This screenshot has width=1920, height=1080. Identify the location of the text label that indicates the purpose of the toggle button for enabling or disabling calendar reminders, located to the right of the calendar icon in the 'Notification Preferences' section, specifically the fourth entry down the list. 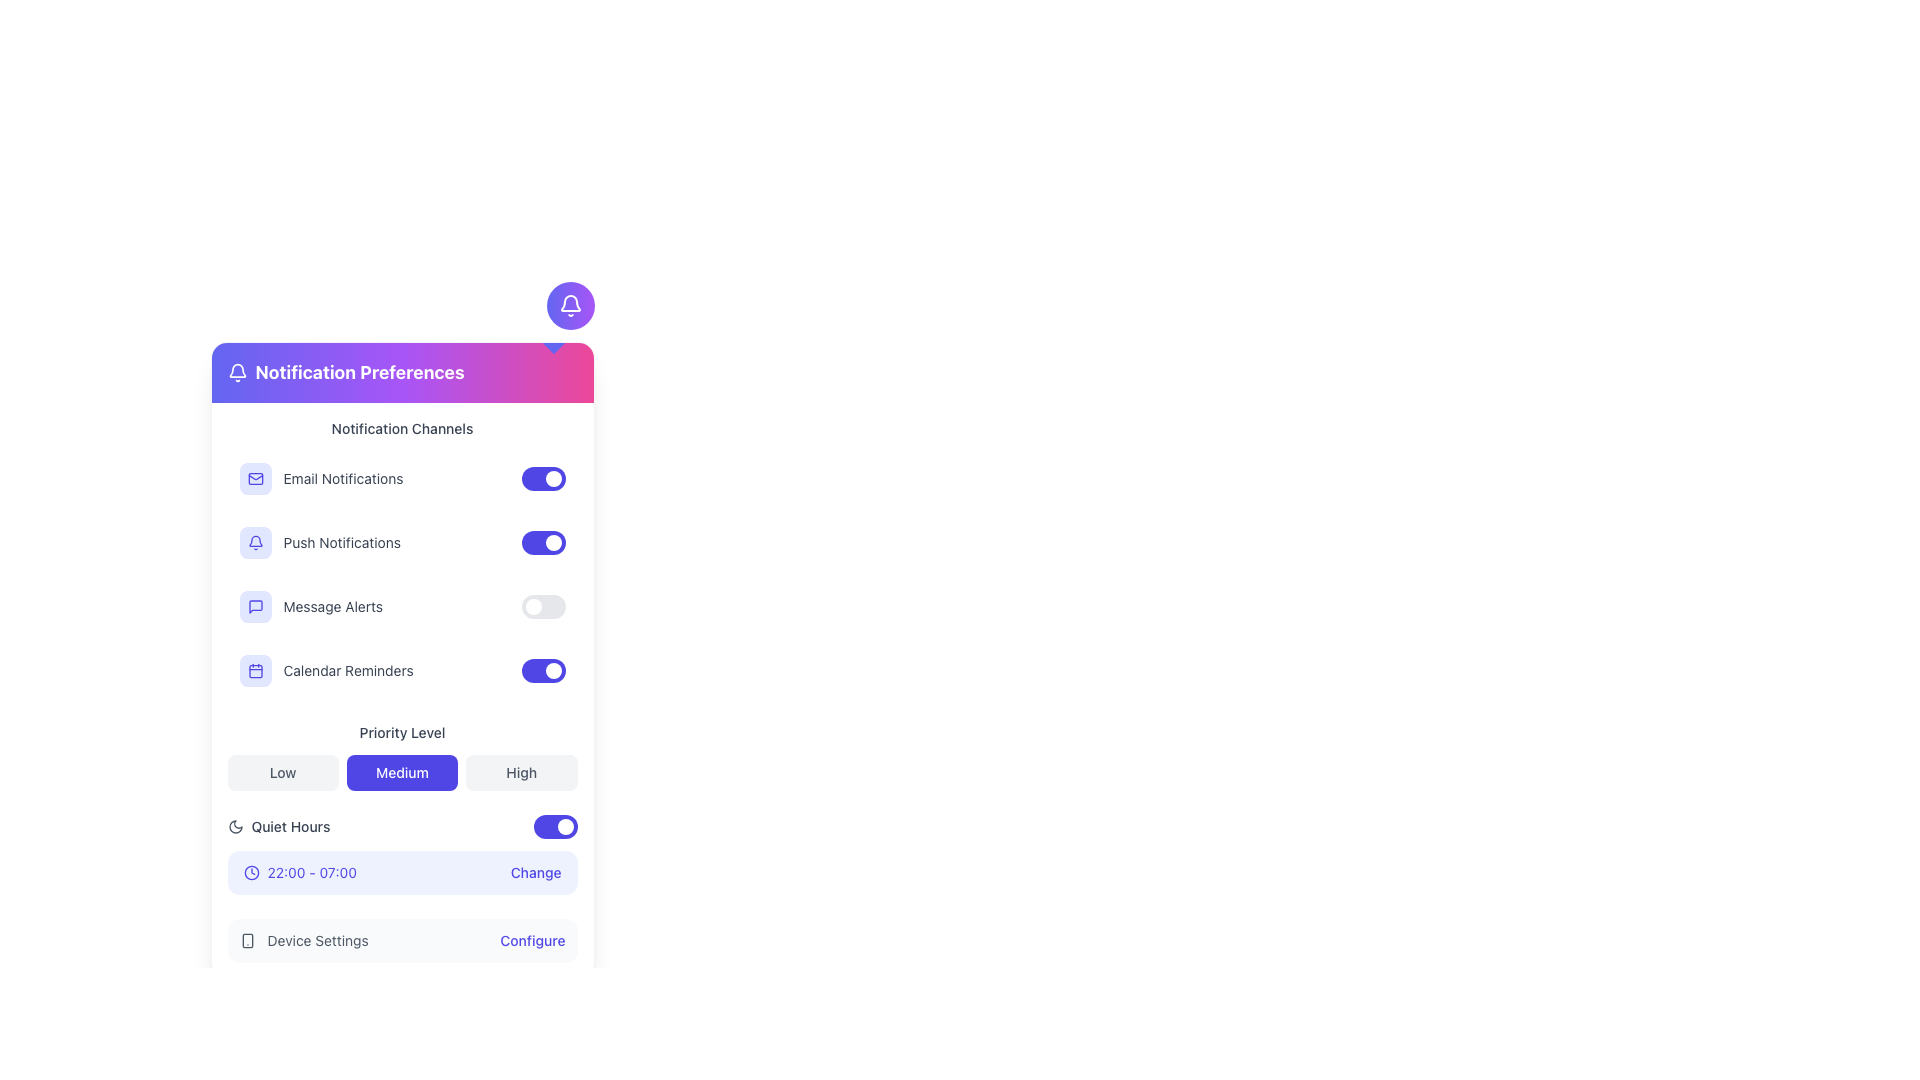
(348, 671).